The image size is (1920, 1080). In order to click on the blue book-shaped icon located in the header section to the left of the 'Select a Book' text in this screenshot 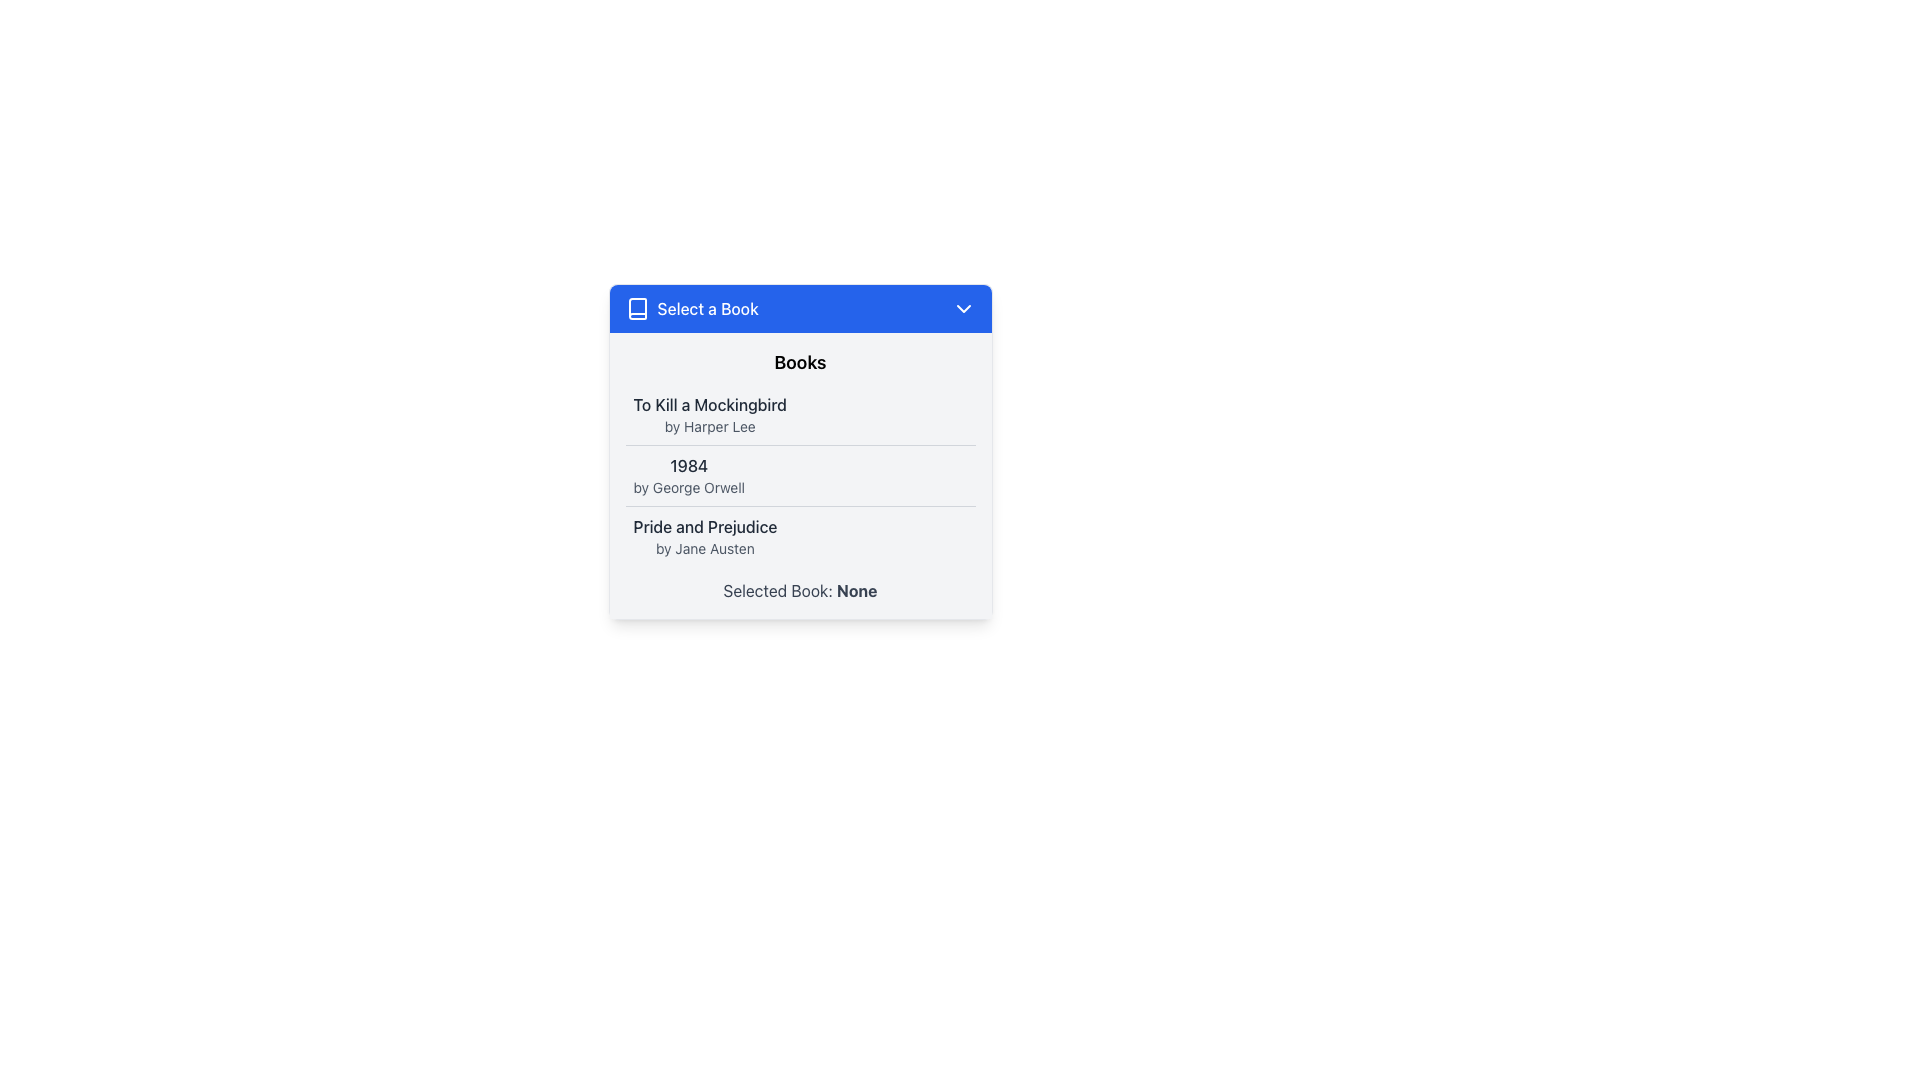, I will do `click(636, 308)`.